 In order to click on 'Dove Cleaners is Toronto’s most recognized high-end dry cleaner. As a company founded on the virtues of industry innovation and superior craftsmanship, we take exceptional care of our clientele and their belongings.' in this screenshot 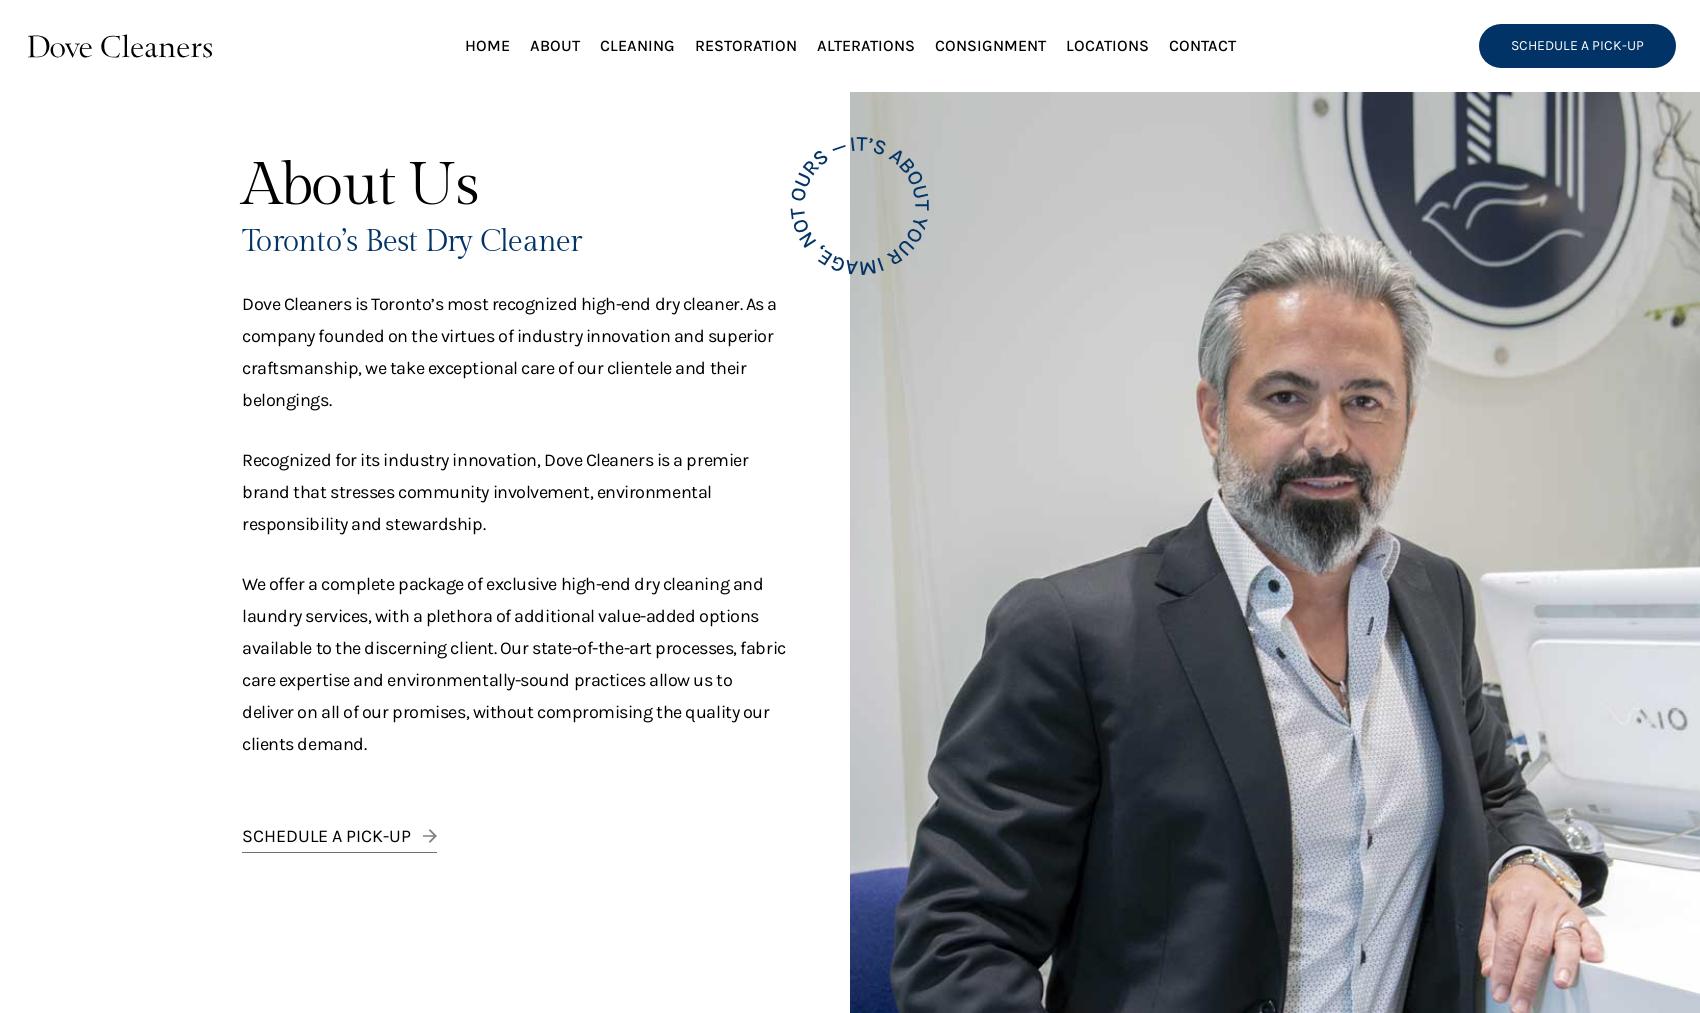, I will do `click(508, 352)`.